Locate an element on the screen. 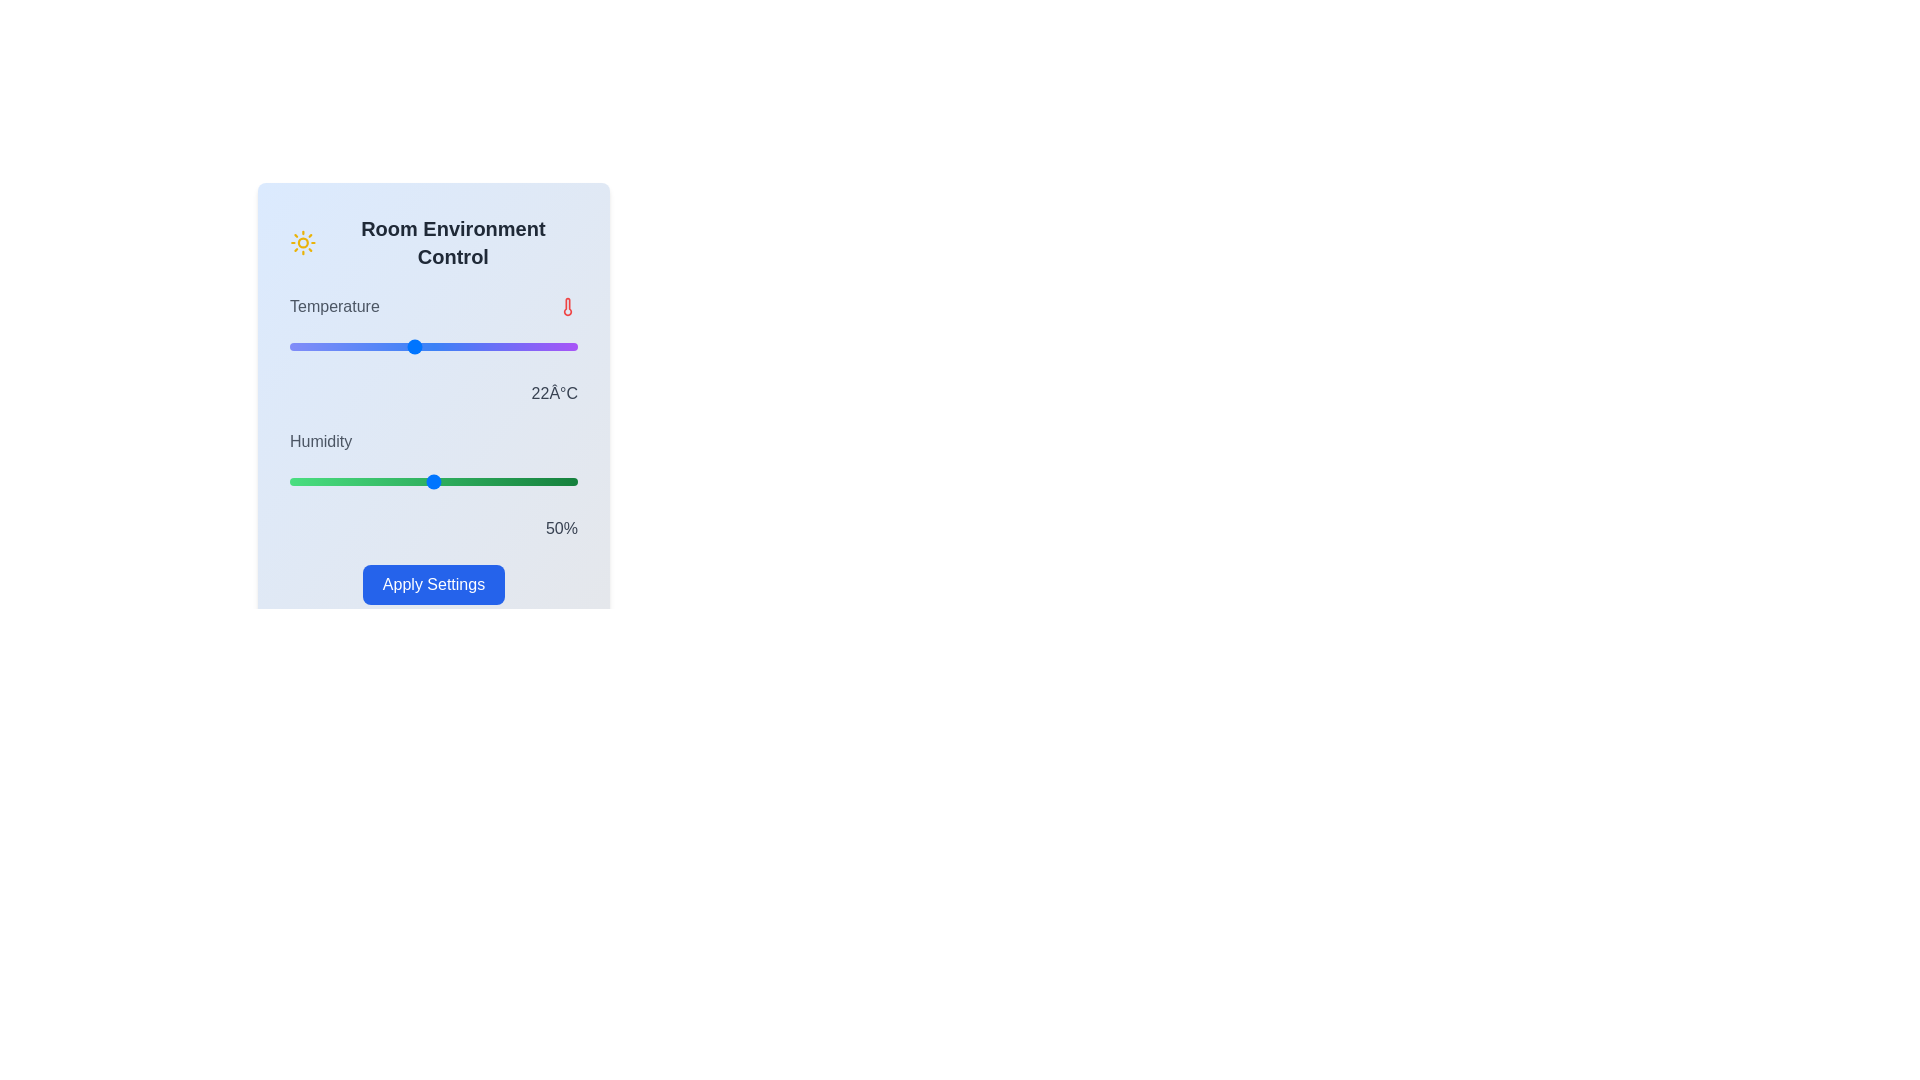  the temperature slider to set the temperature to 22°C is located at coordinates (412, 346).